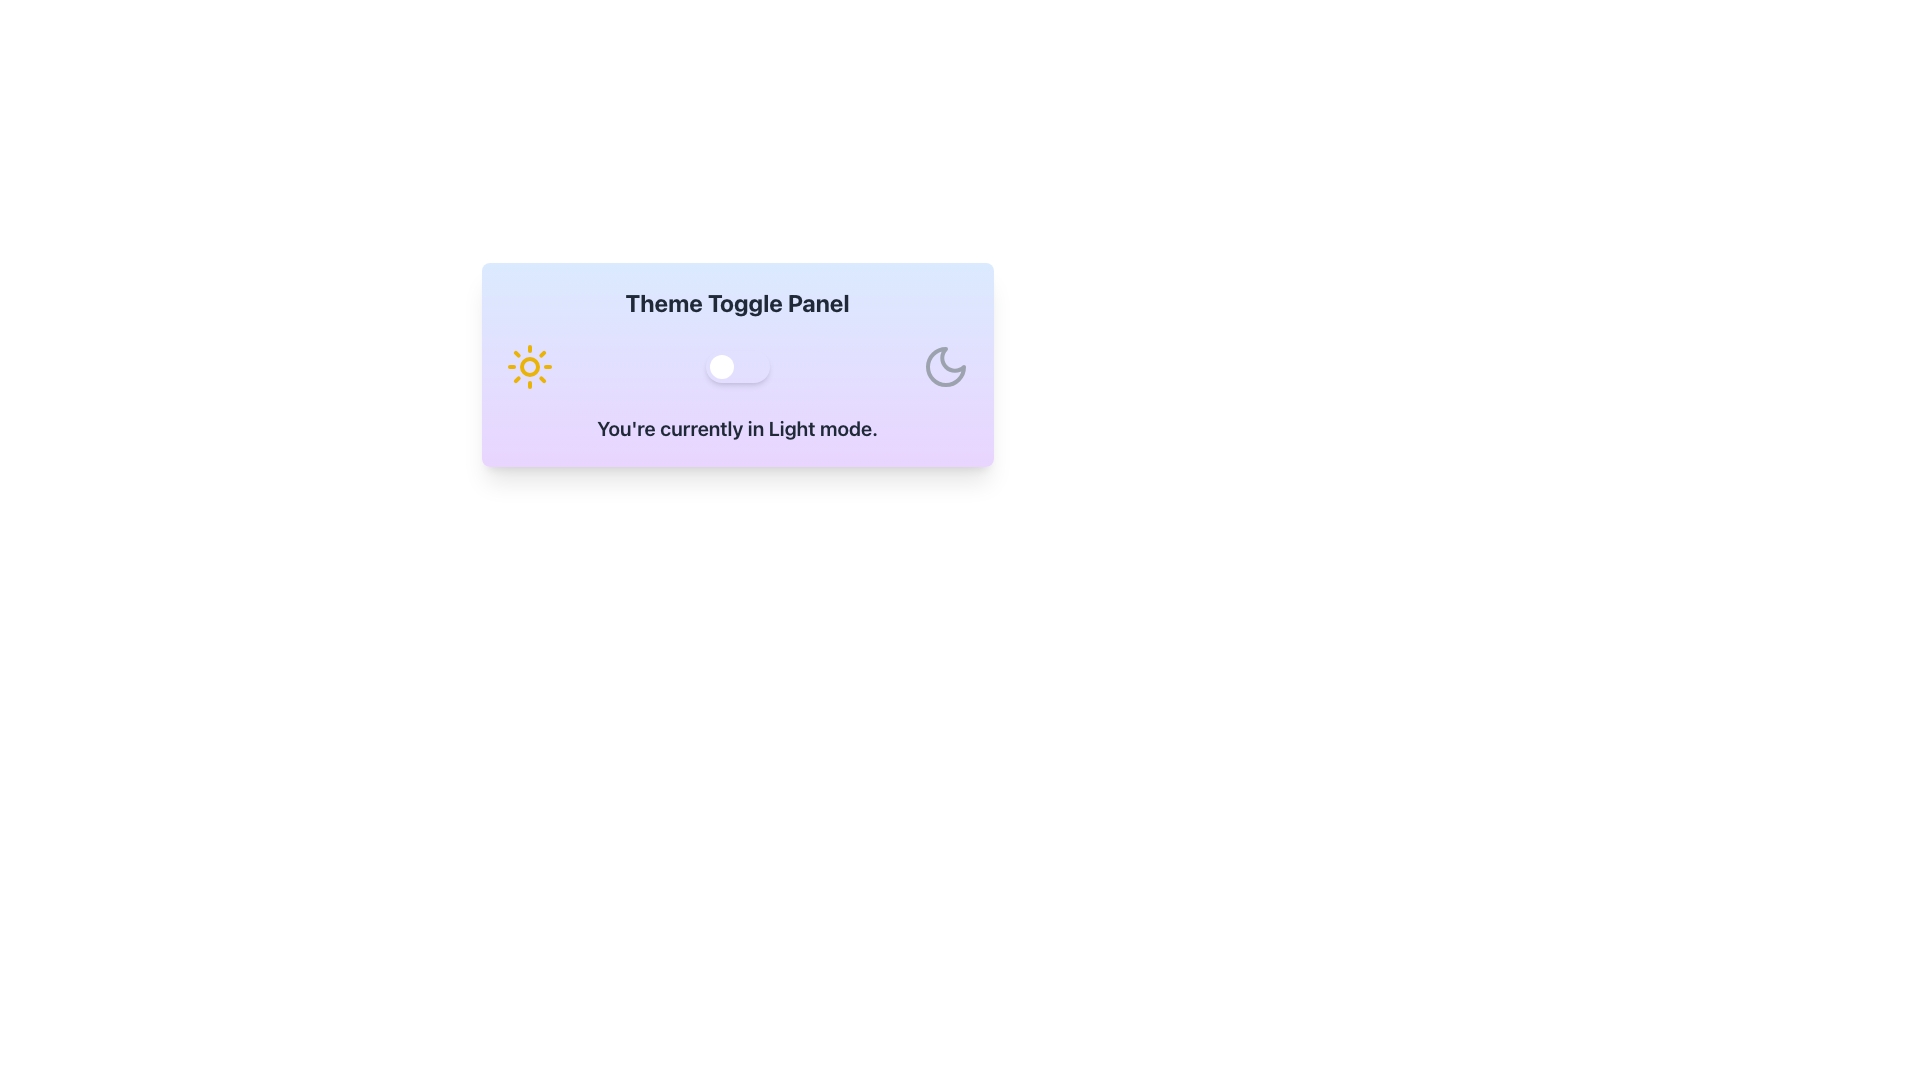  What do you see at coordinates (736, 427) in the screenshot?
I see `the Text Display that reads "You're currently in Light mode." which is located within the Theme Toggle Panel, styled with a bold font and a light gradient background` at bounding box center [736, 427].